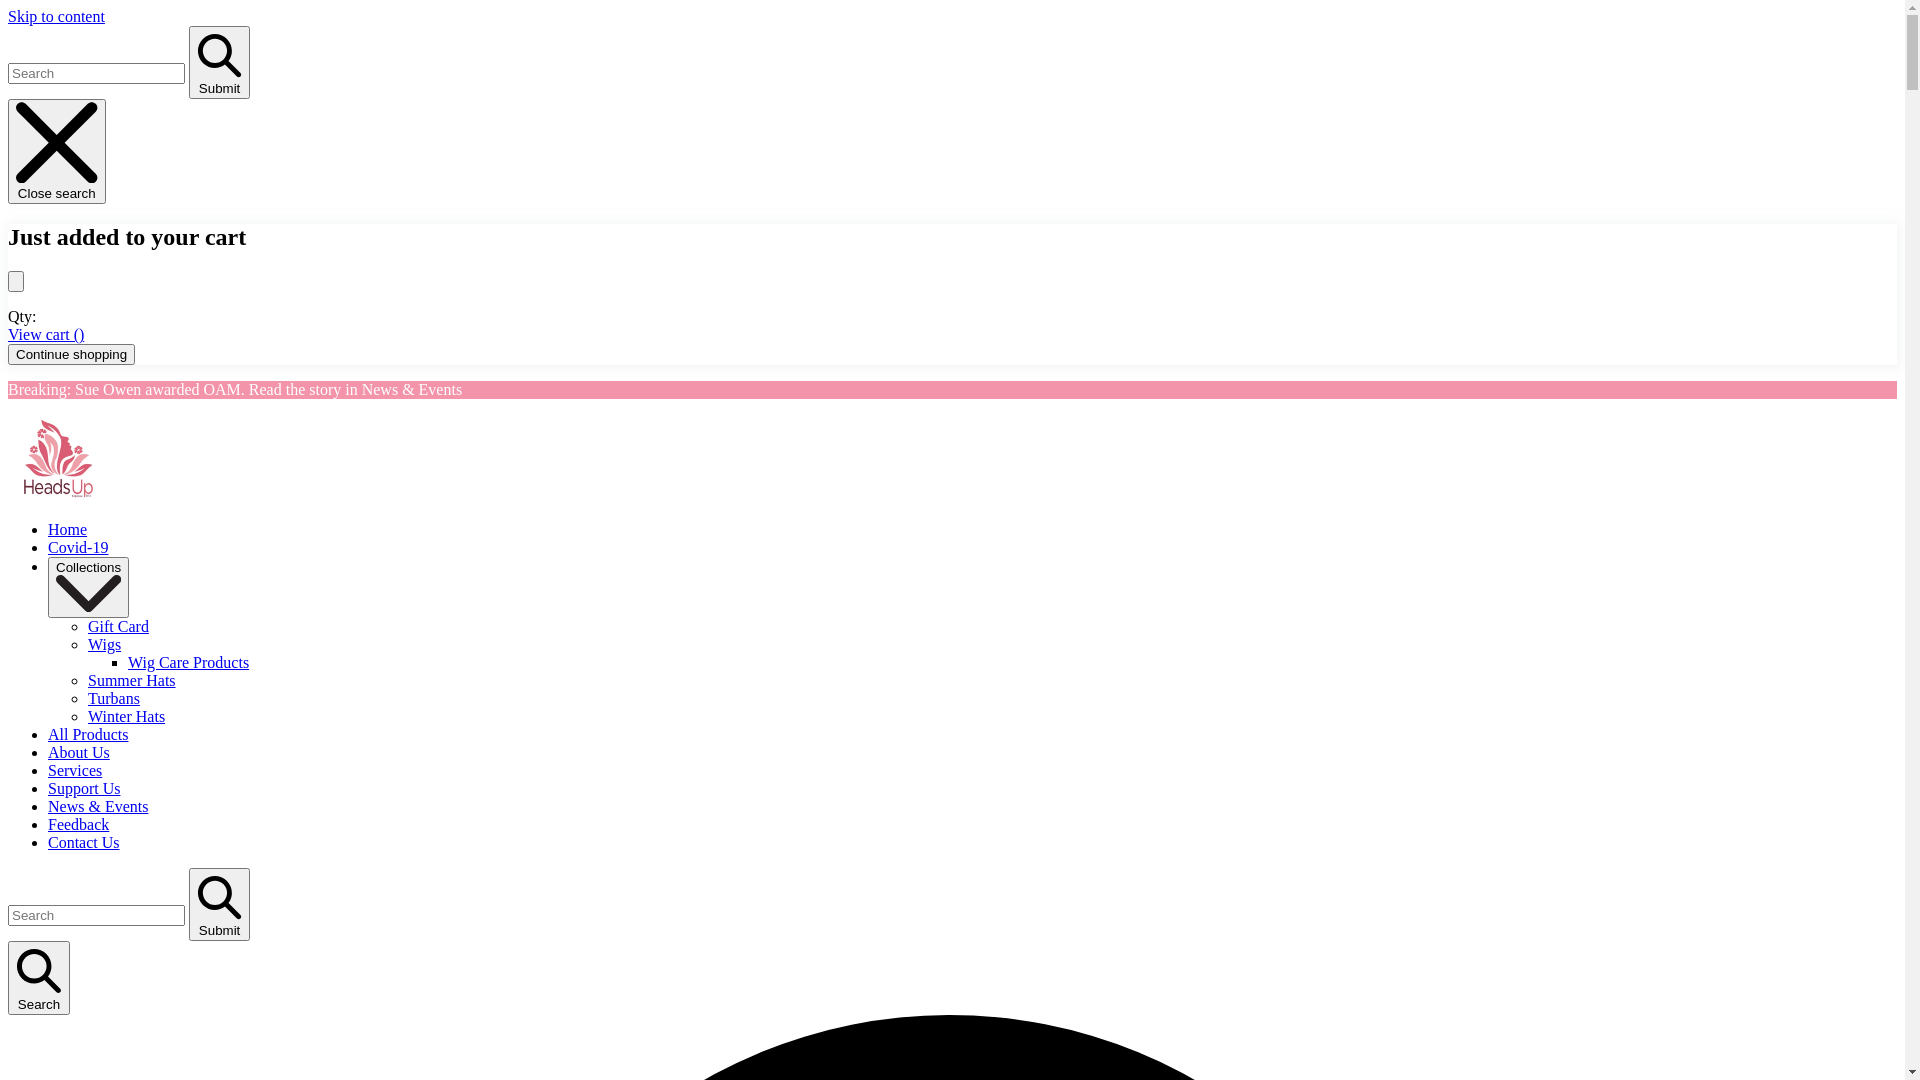 The height and width of the screenshot is (1080, 1920). Describe the element at coordinates (56, 16) in the screenshot. I see `'Skip to content'` at that location.